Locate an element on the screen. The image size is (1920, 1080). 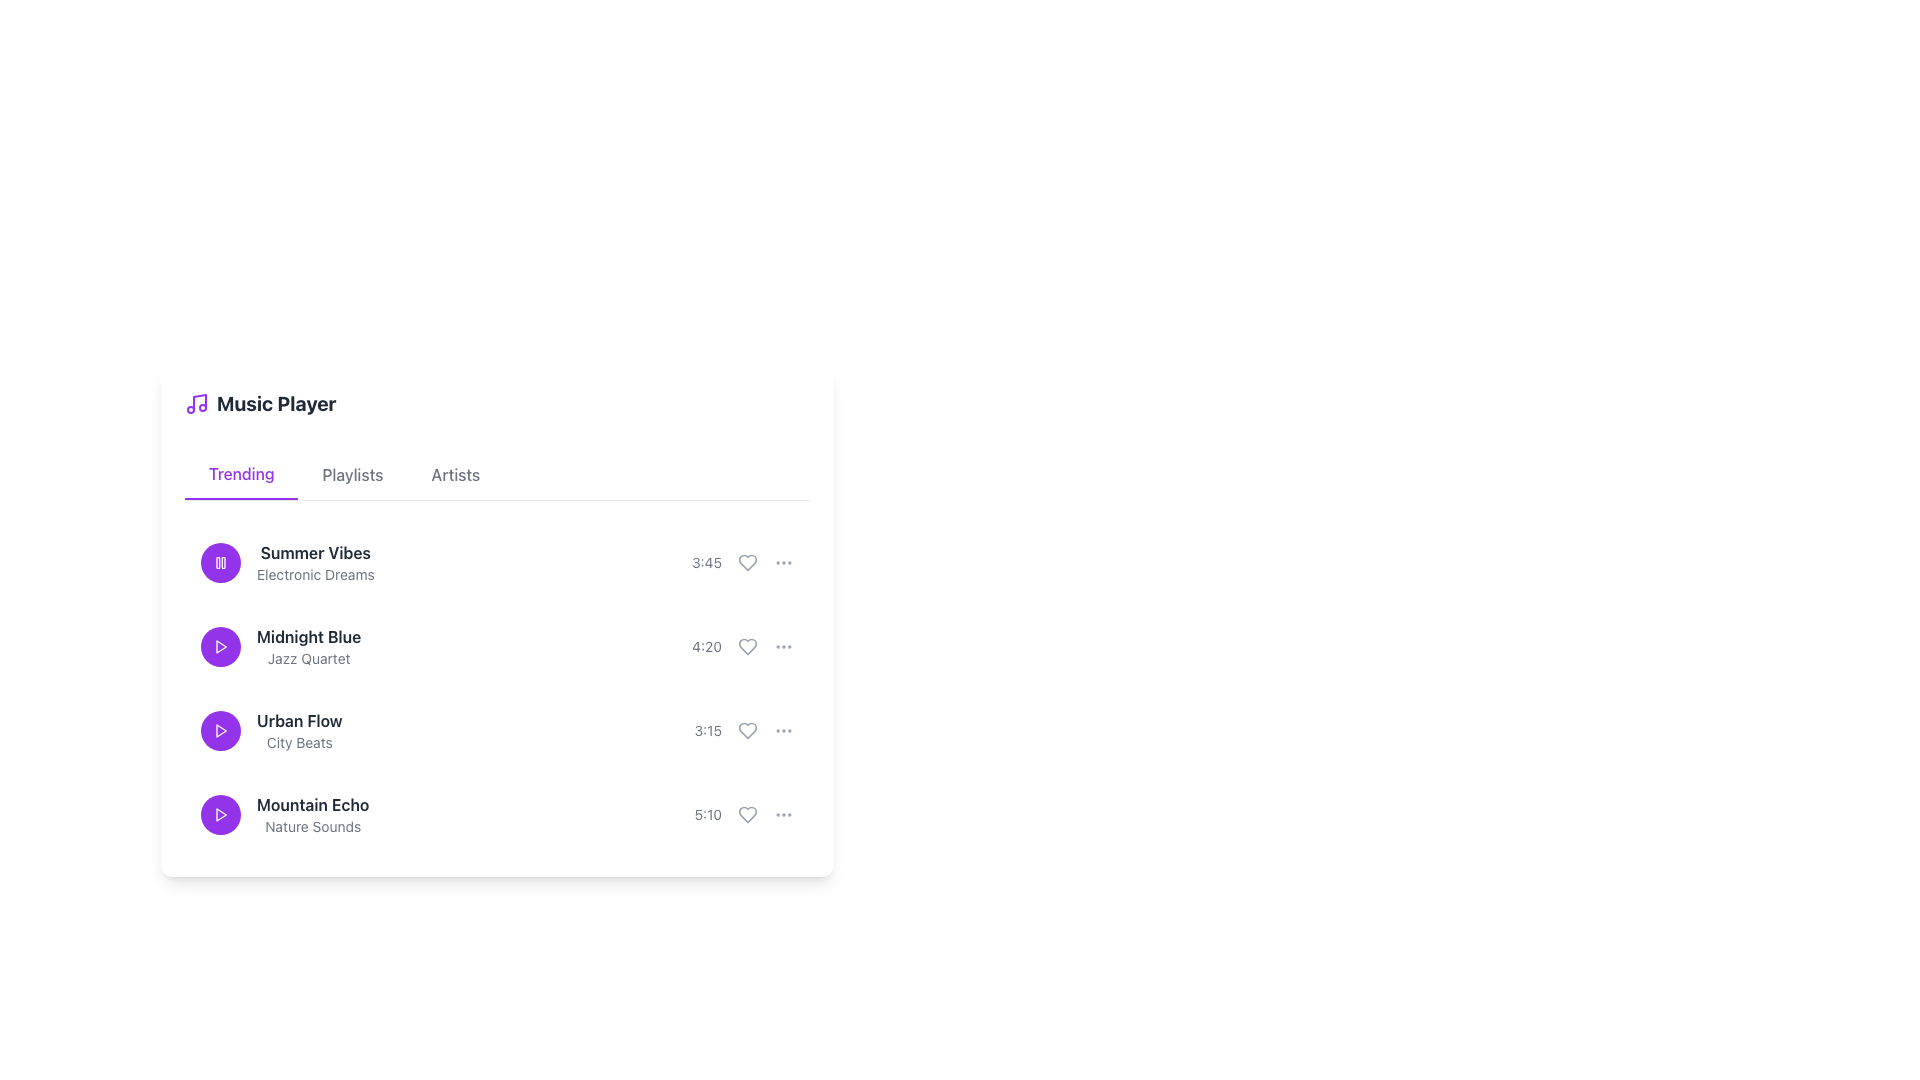
the fourth icon button in the upper-right corner of the music track controls is located at coordinates (782, 563).